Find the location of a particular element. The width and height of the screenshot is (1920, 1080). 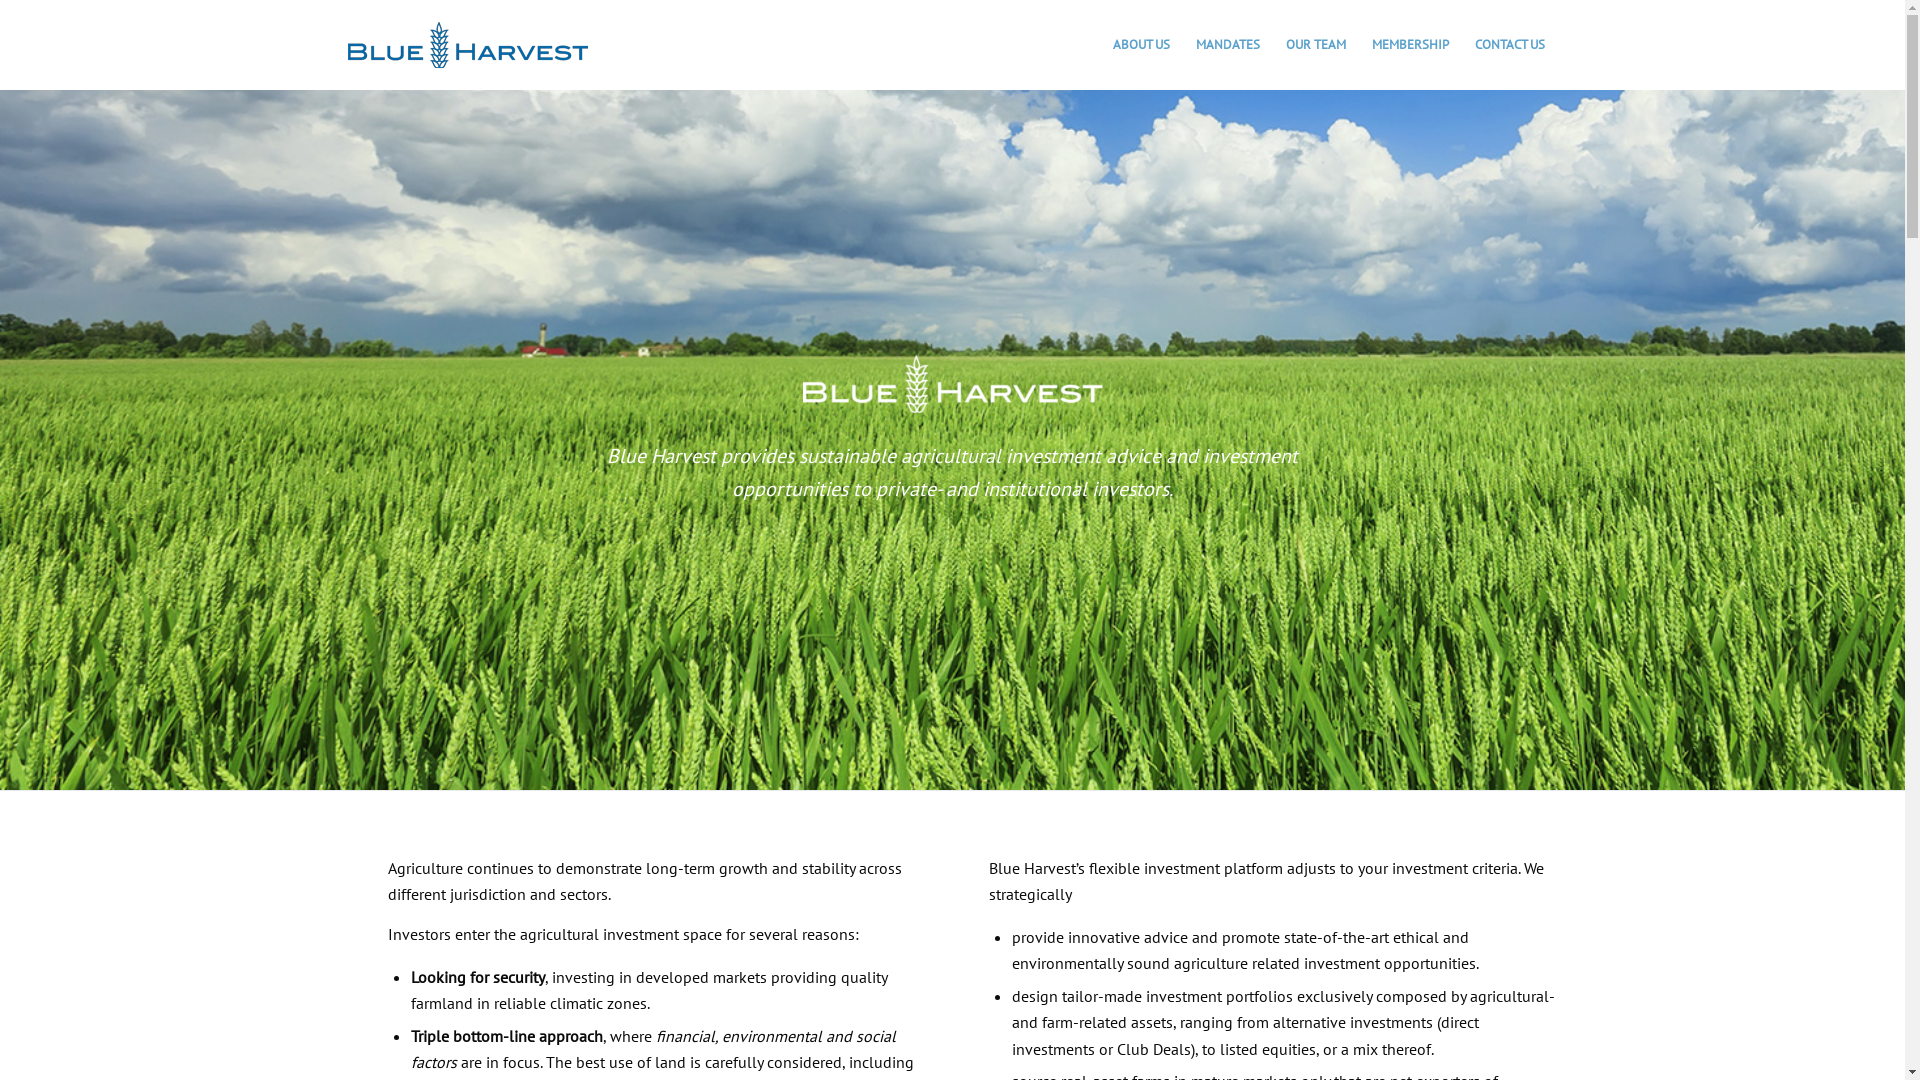

'ABOUT US' is located at coordinates (1098, 45).